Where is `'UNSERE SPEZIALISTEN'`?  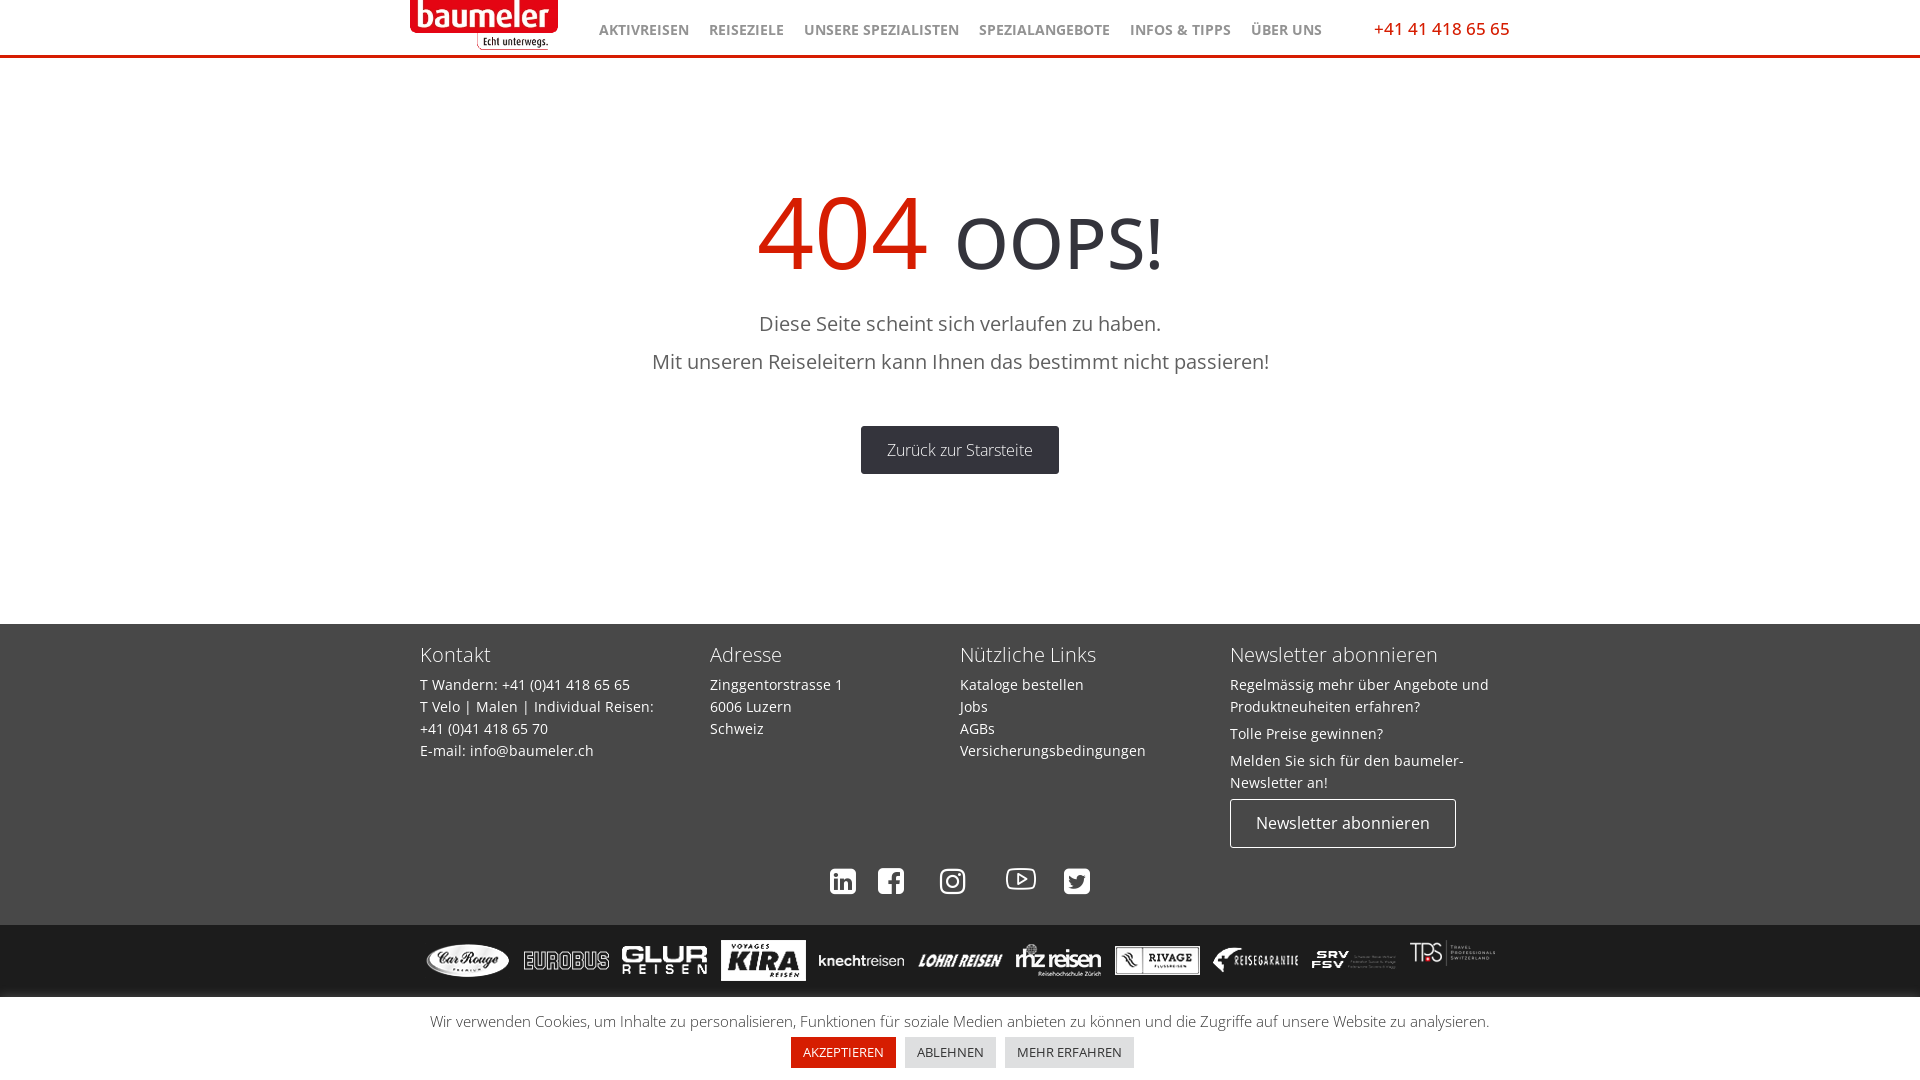
'UNSERE SPEZIALISTEN' is located at coordinates (880, 24).